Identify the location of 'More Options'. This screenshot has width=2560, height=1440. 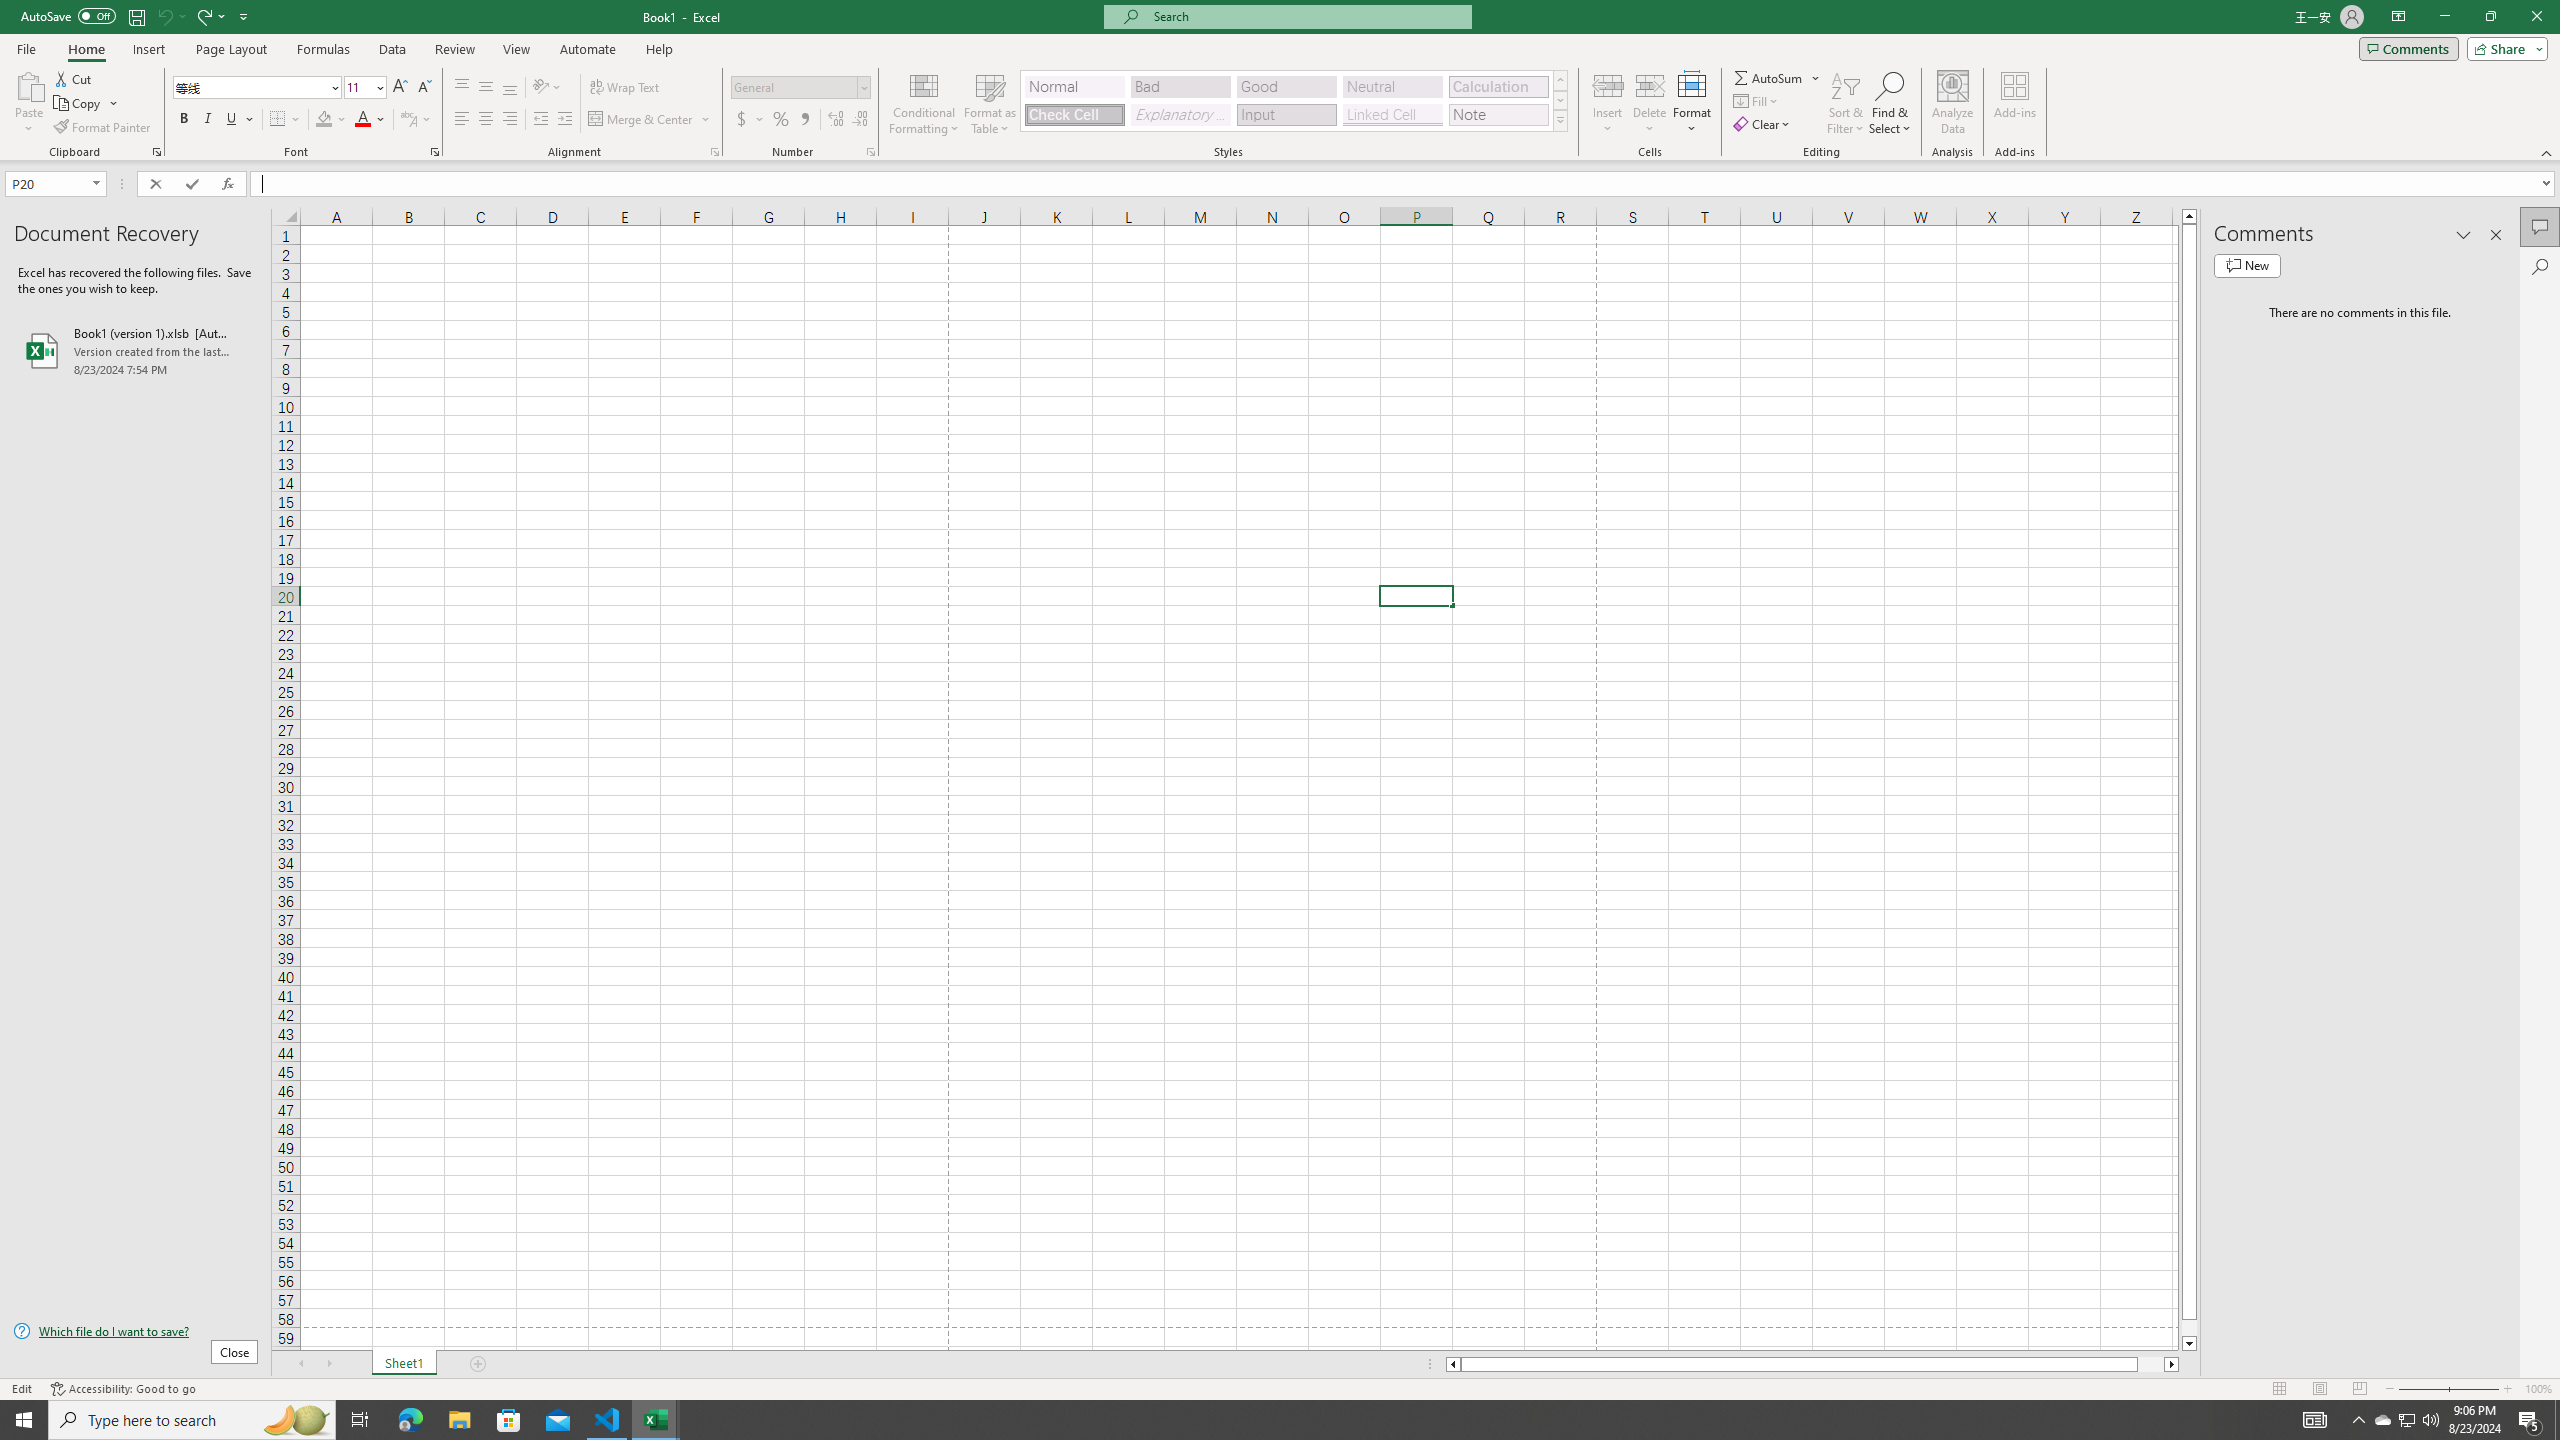
(1817, 77).